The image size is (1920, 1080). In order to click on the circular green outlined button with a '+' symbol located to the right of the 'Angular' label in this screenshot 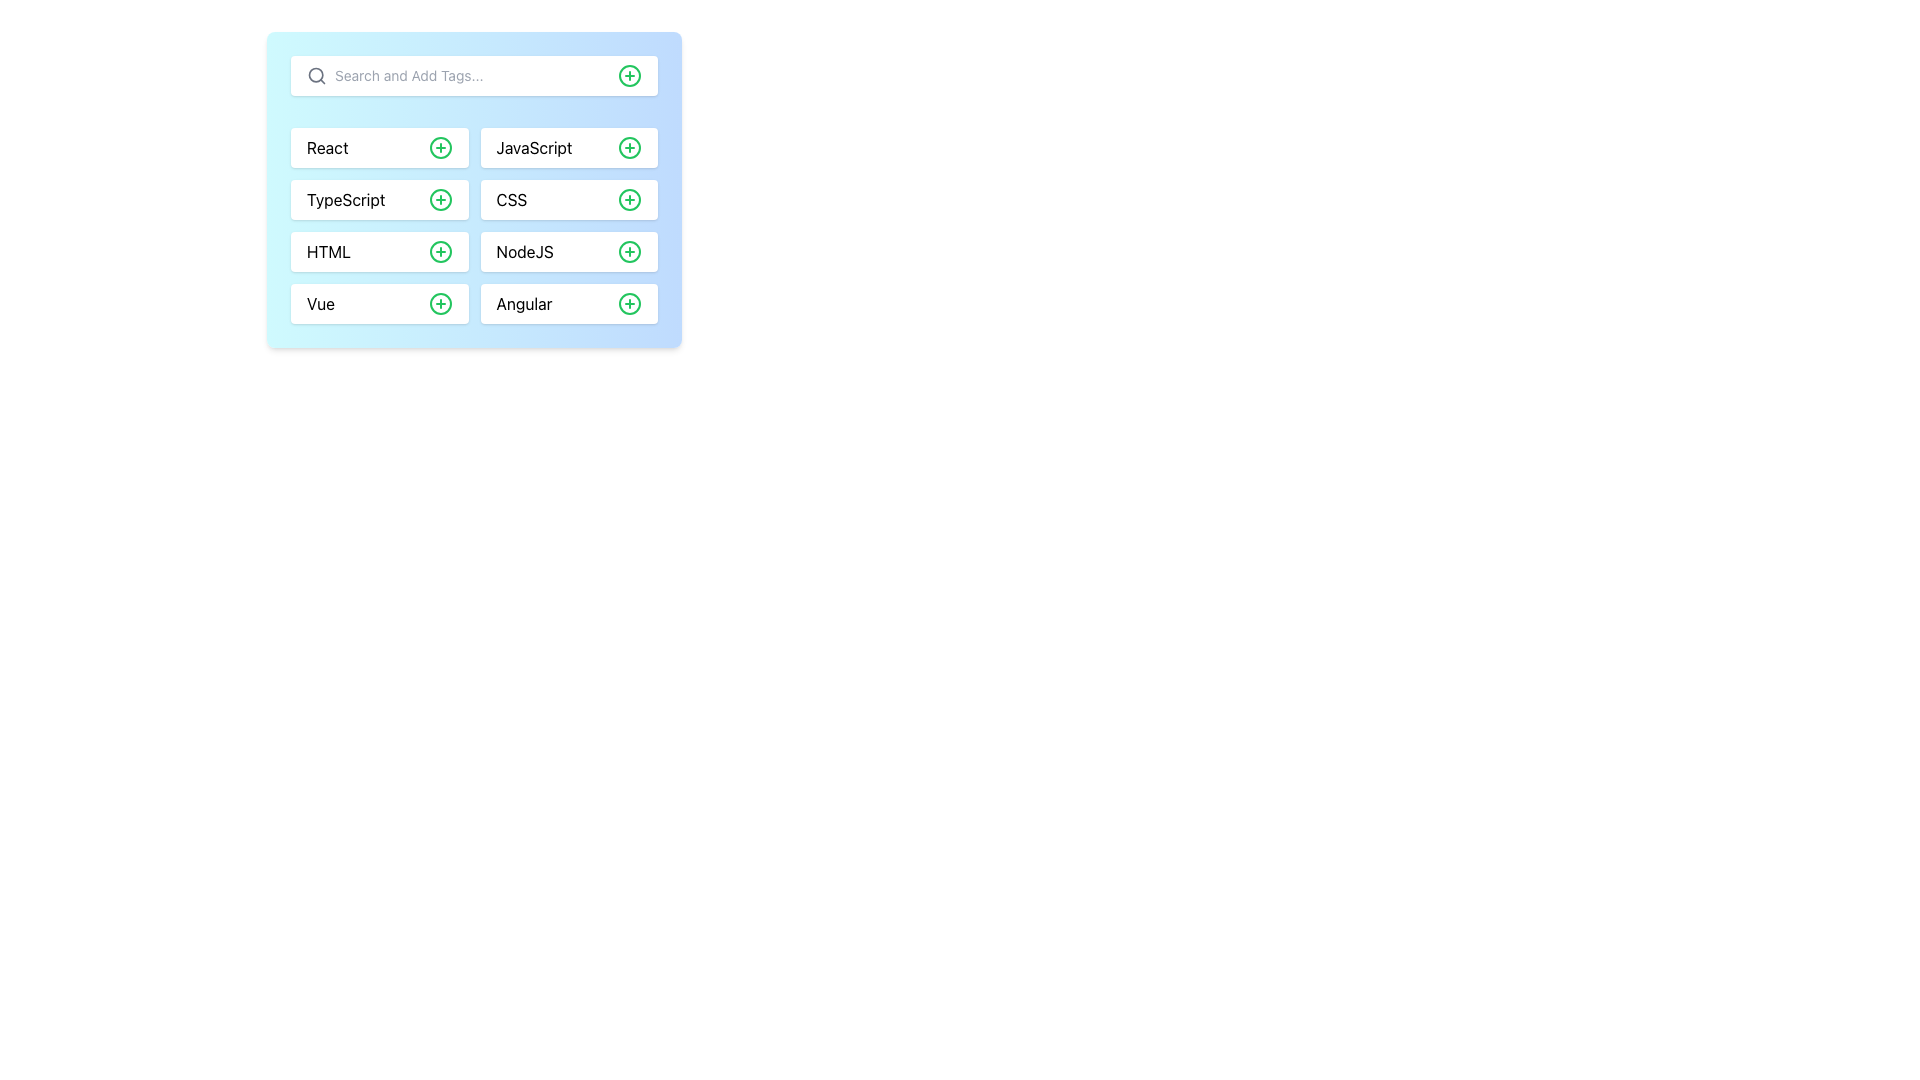, I will do `click(628, 304)`.